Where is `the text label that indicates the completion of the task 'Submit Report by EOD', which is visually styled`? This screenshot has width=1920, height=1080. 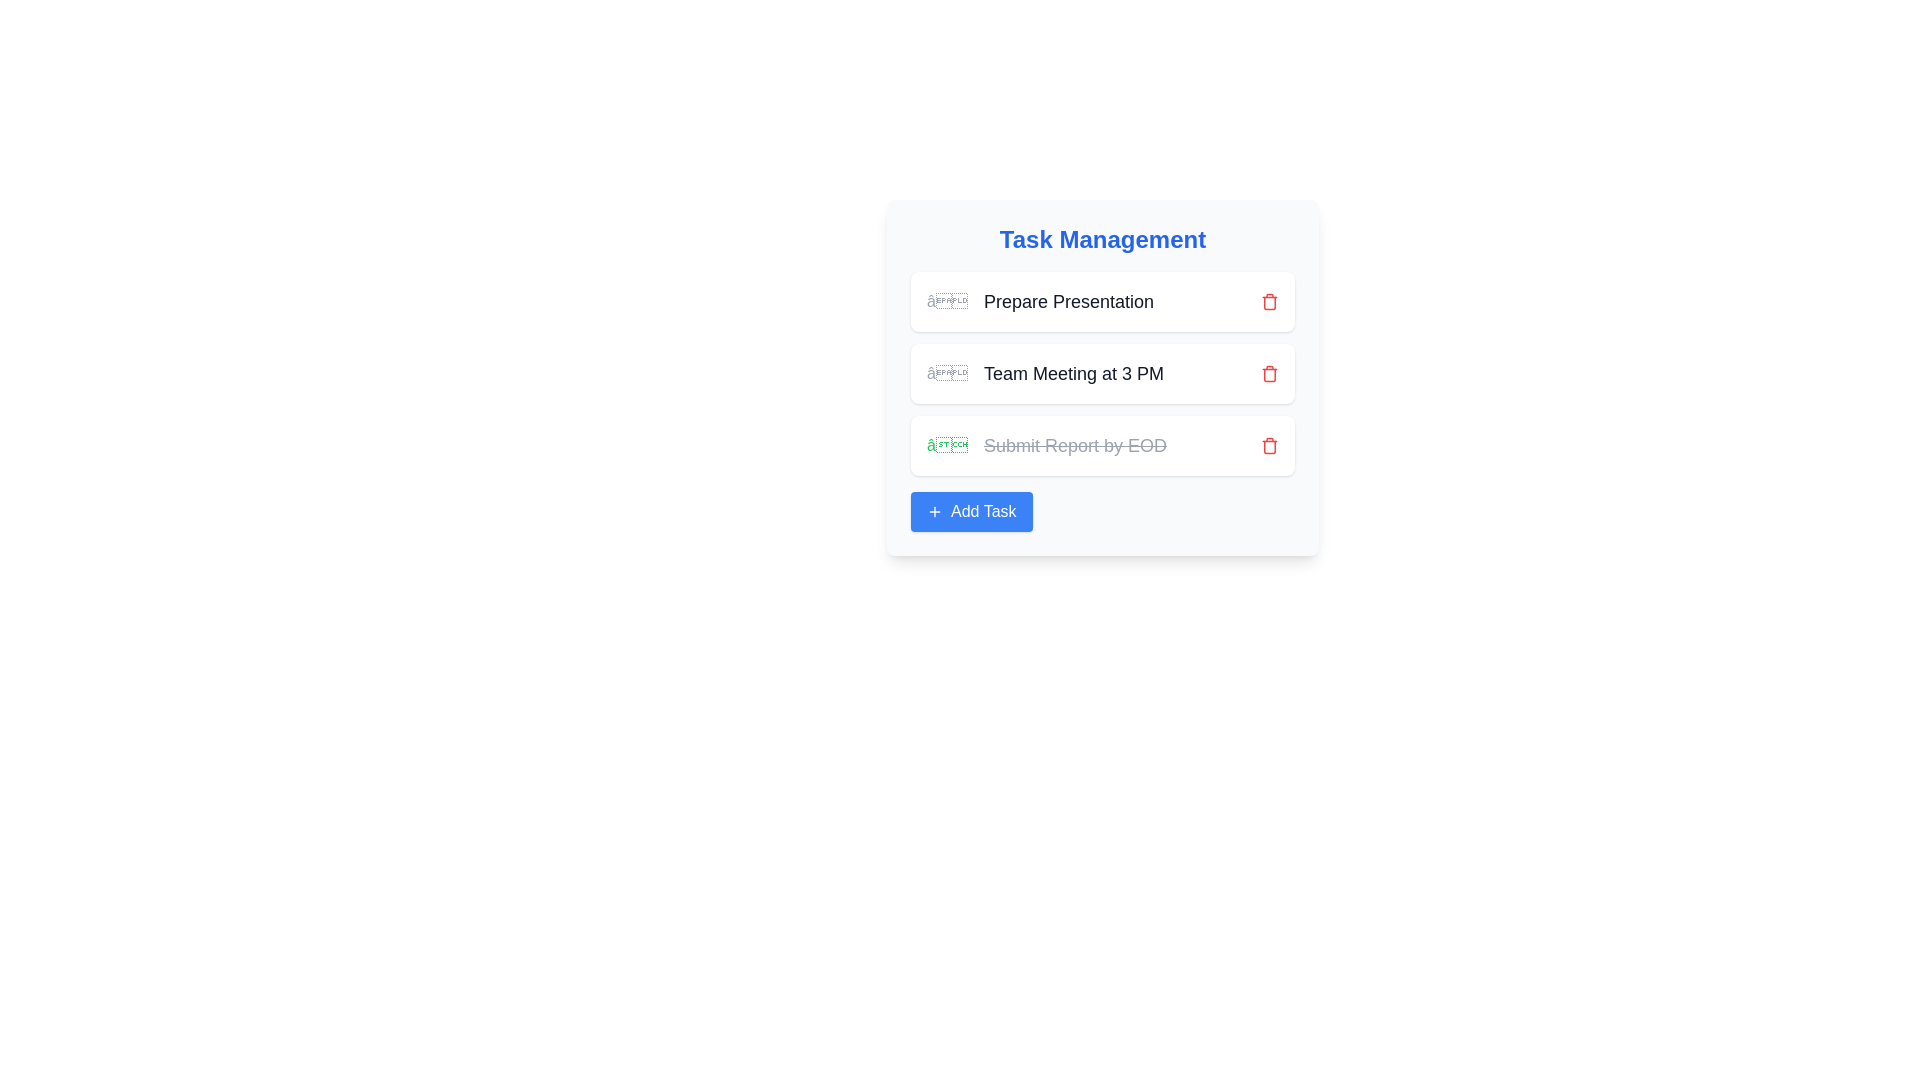
the text label that indicates the completion of the task 'Submit Report by EOD', which is visually styled is located at coordinates (1074, 445).